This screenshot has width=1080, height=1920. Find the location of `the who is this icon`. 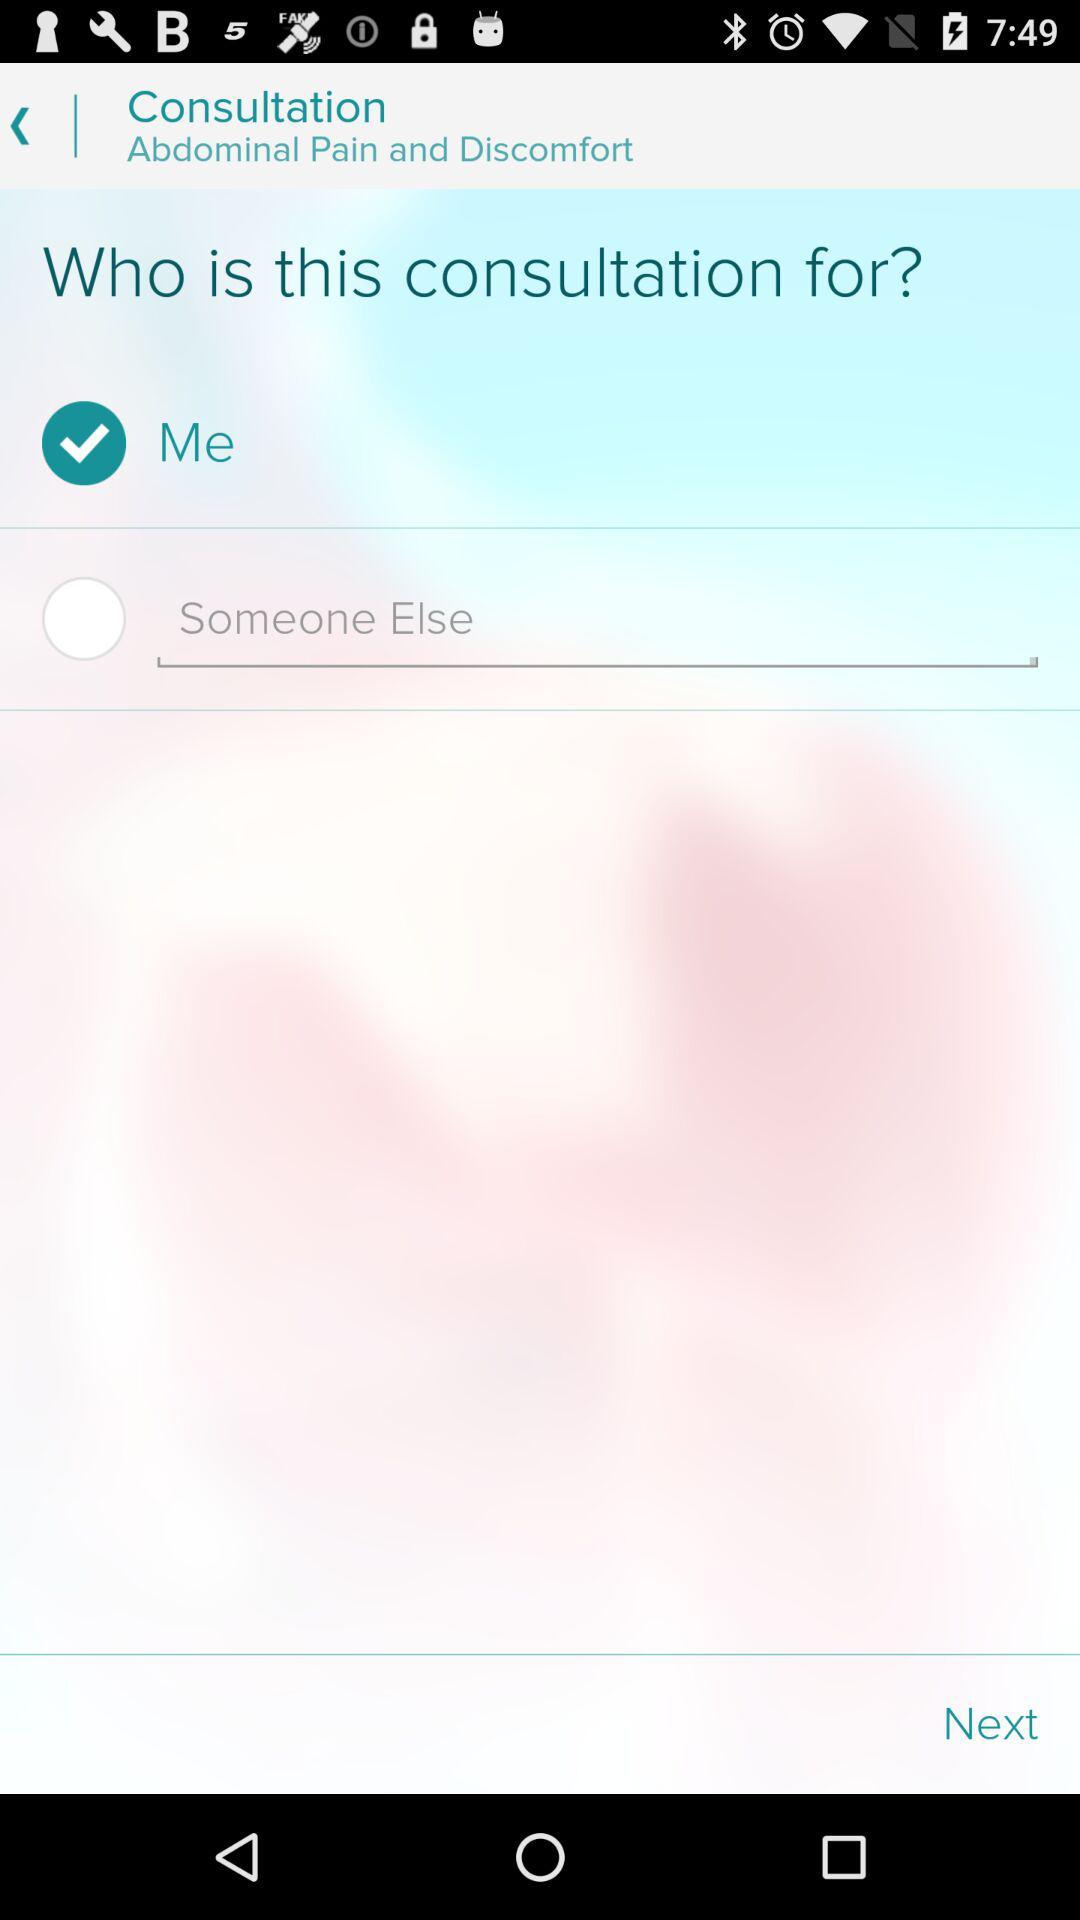

the who is this icon is located at coordinates (540, 272).